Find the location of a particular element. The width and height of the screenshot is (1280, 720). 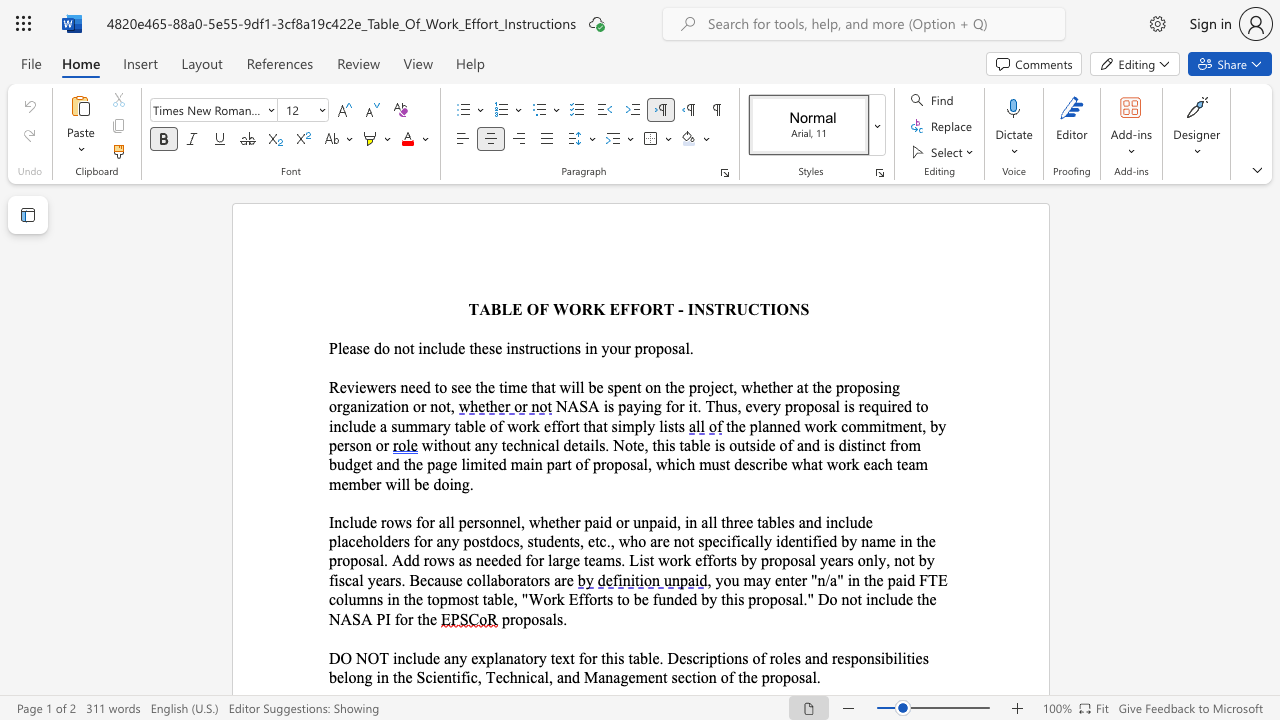

the subset text "t descri" within the text "without any technical details. Note, this table is outside of and is distinct from budget and the page limited main part of proposal, which must describe what work each team member will be doing." is located at coordinates (724, 464).